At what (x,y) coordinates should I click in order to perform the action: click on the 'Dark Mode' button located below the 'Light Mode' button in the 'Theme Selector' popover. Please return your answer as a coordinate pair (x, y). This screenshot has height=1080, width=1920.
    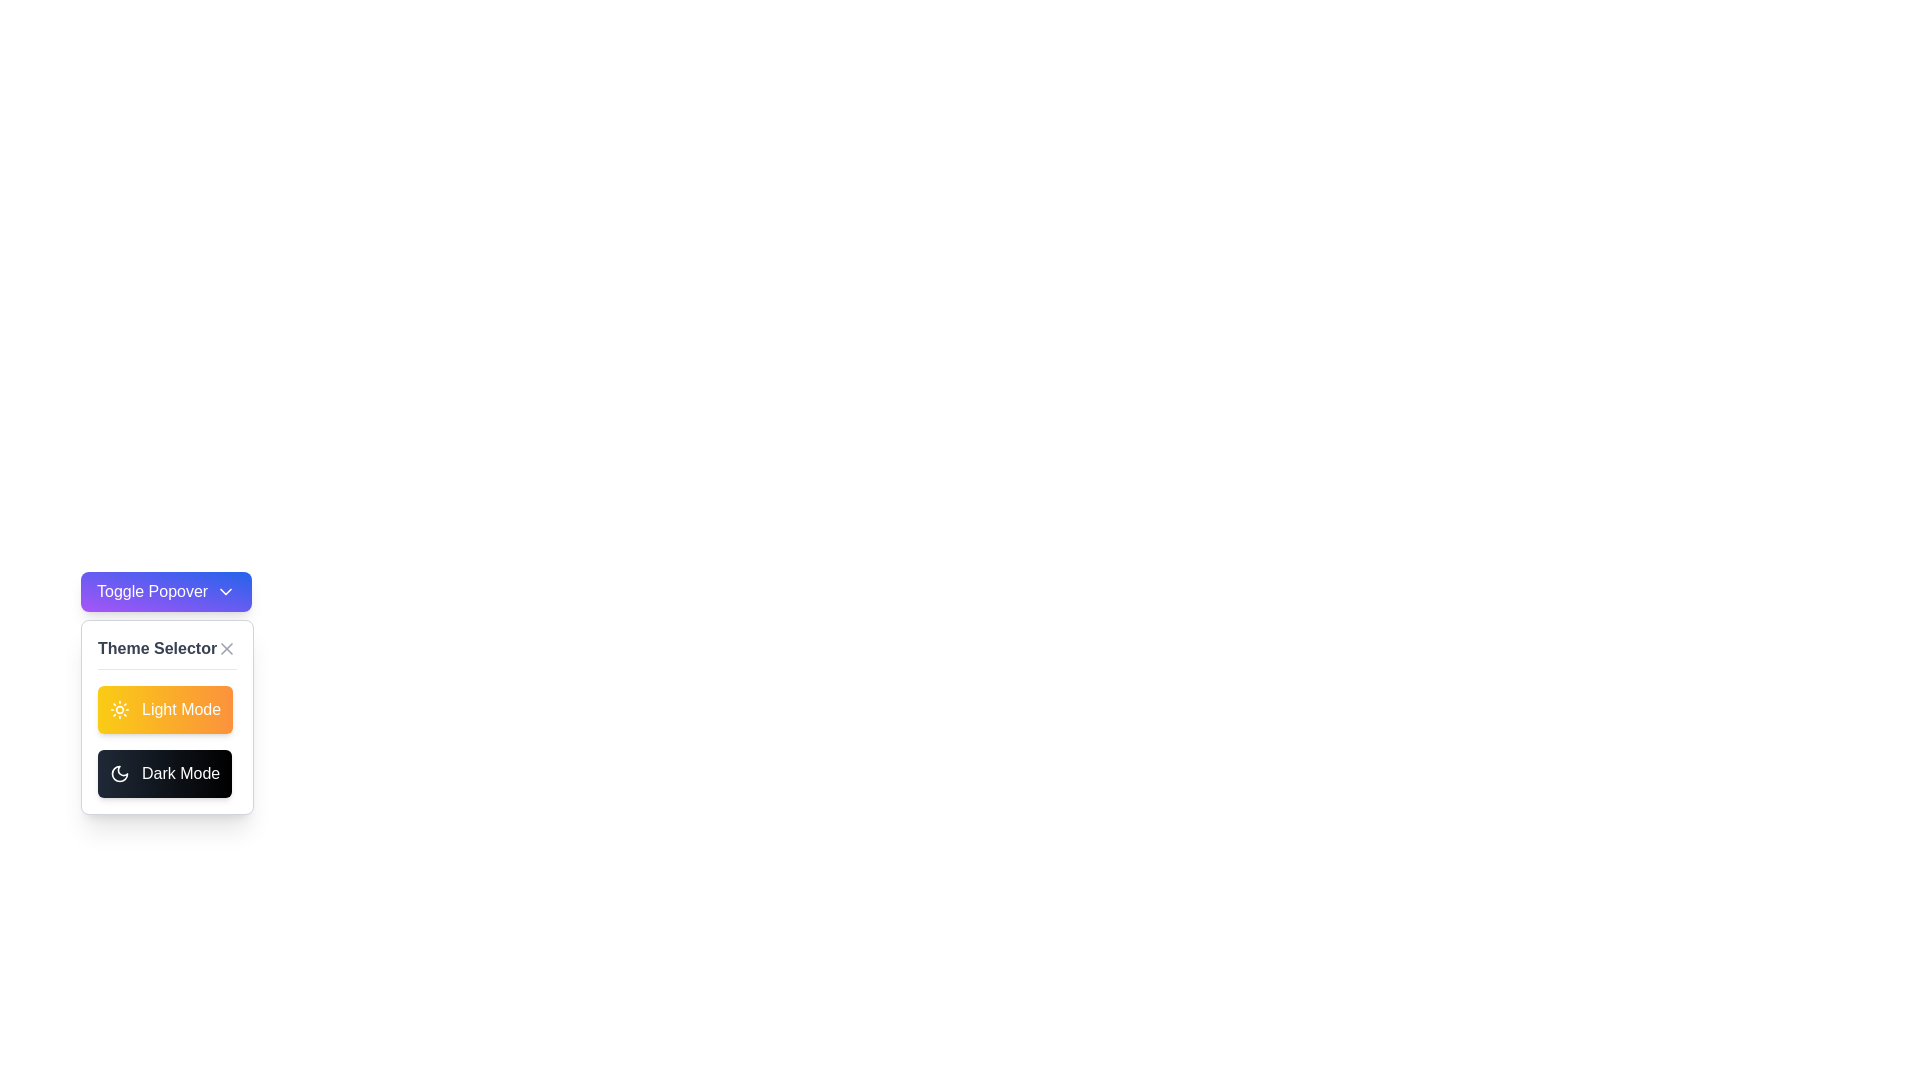
    Looking at the image, I should click on (165, 773).